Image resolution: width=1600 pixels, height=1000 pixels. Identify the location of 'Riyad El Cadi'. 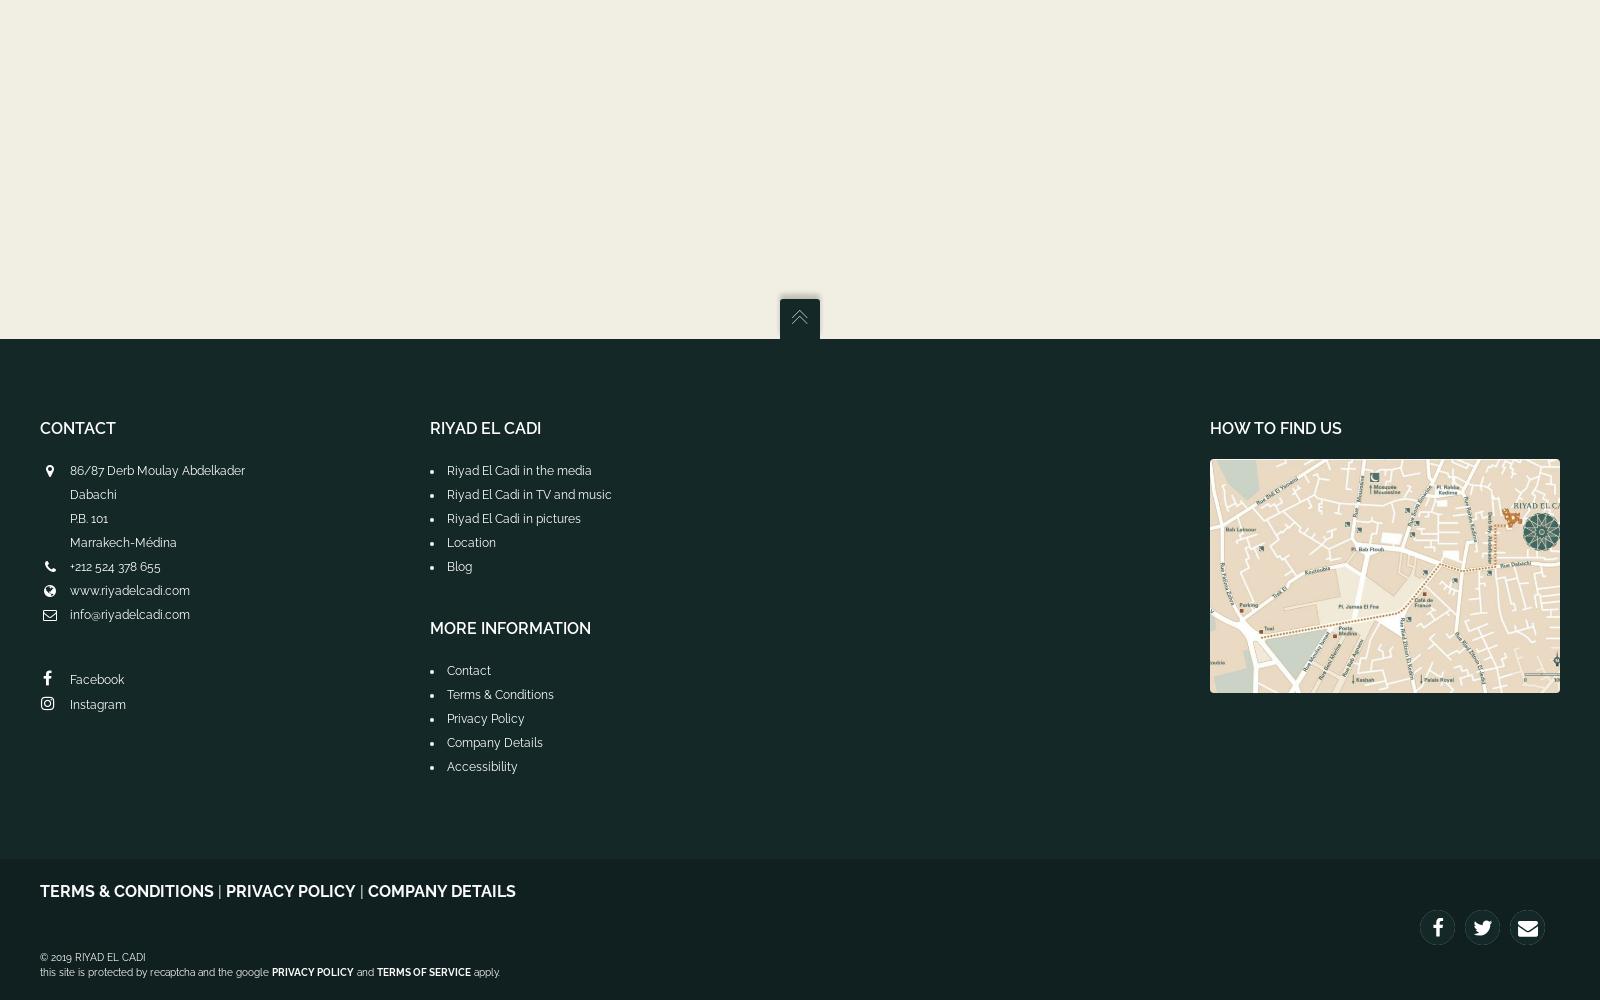
(484, 428).